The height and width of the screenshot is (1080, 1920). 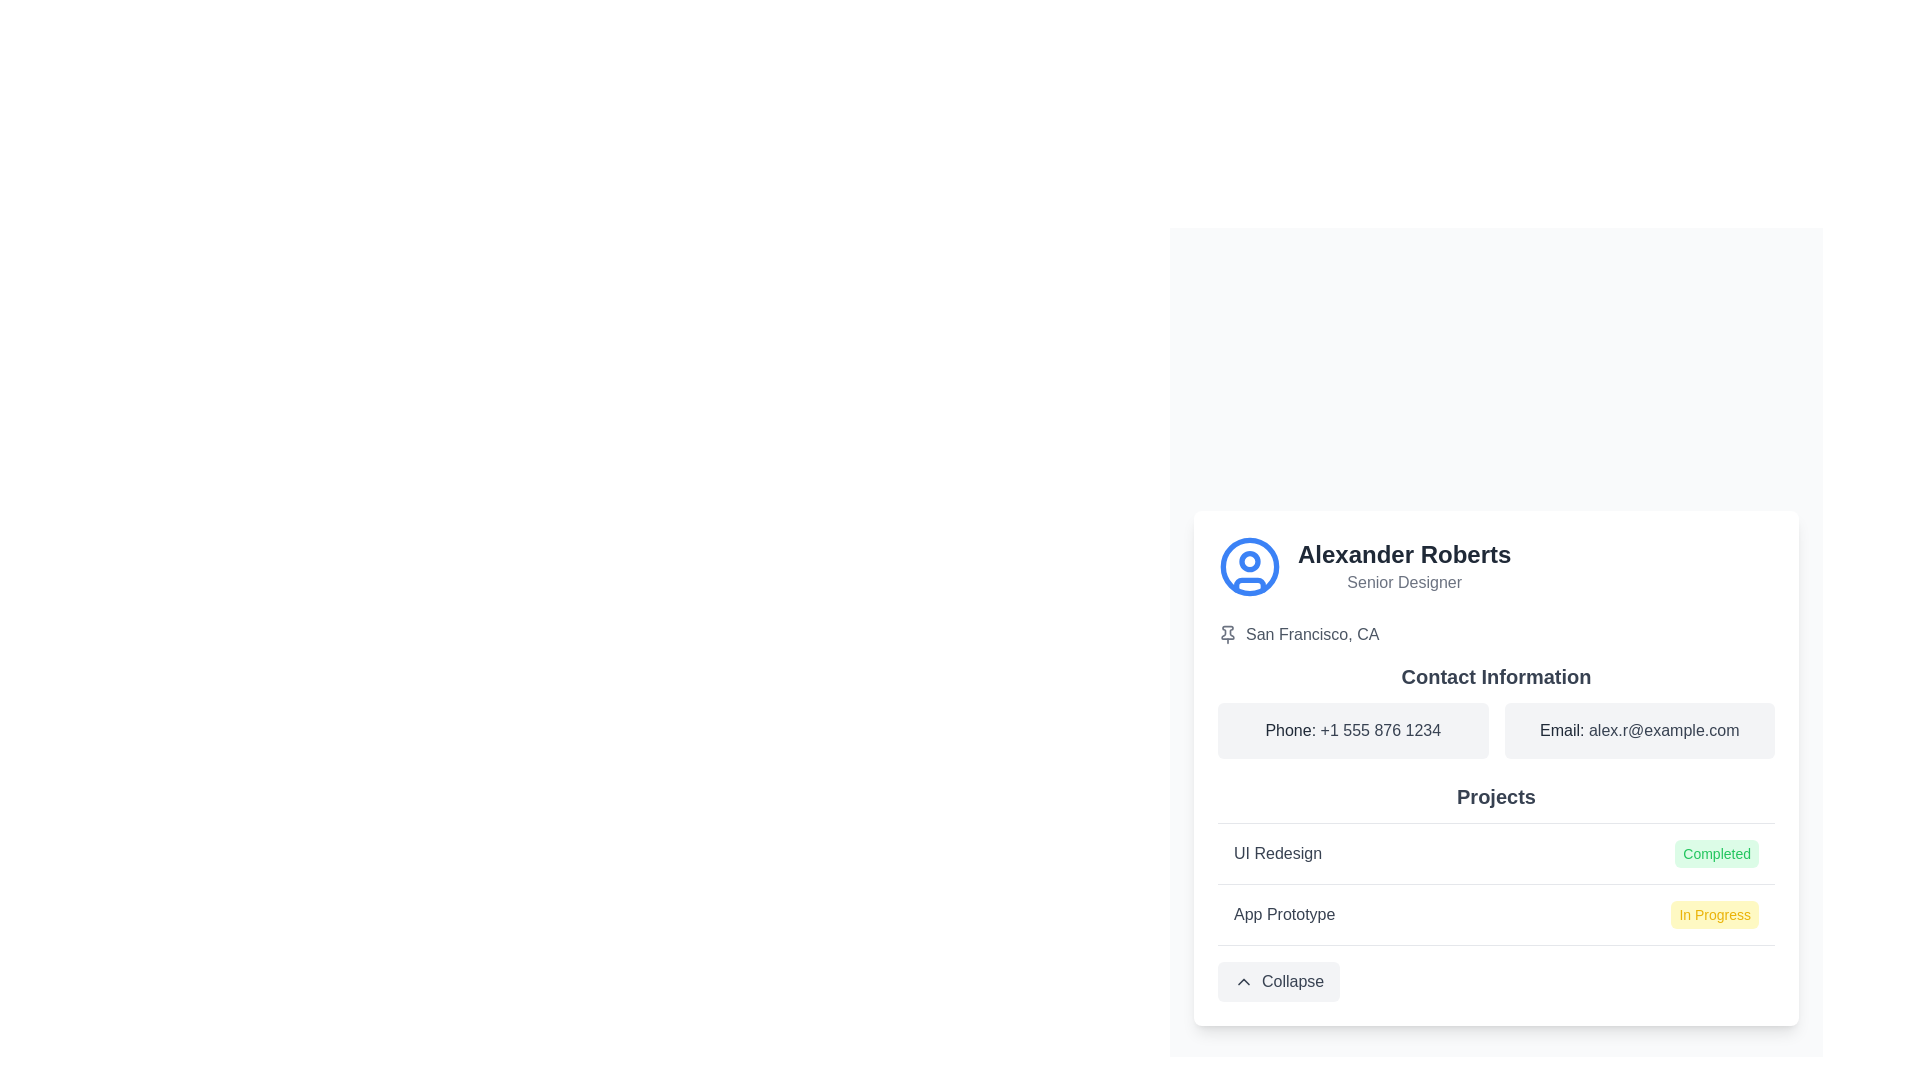 I want to click on the bold, large, dark-colored text that reads 'Alexander Roberts', which is centered above 'Senior Designer' and aligned with the avatar image, so click(x=1403, y=554).